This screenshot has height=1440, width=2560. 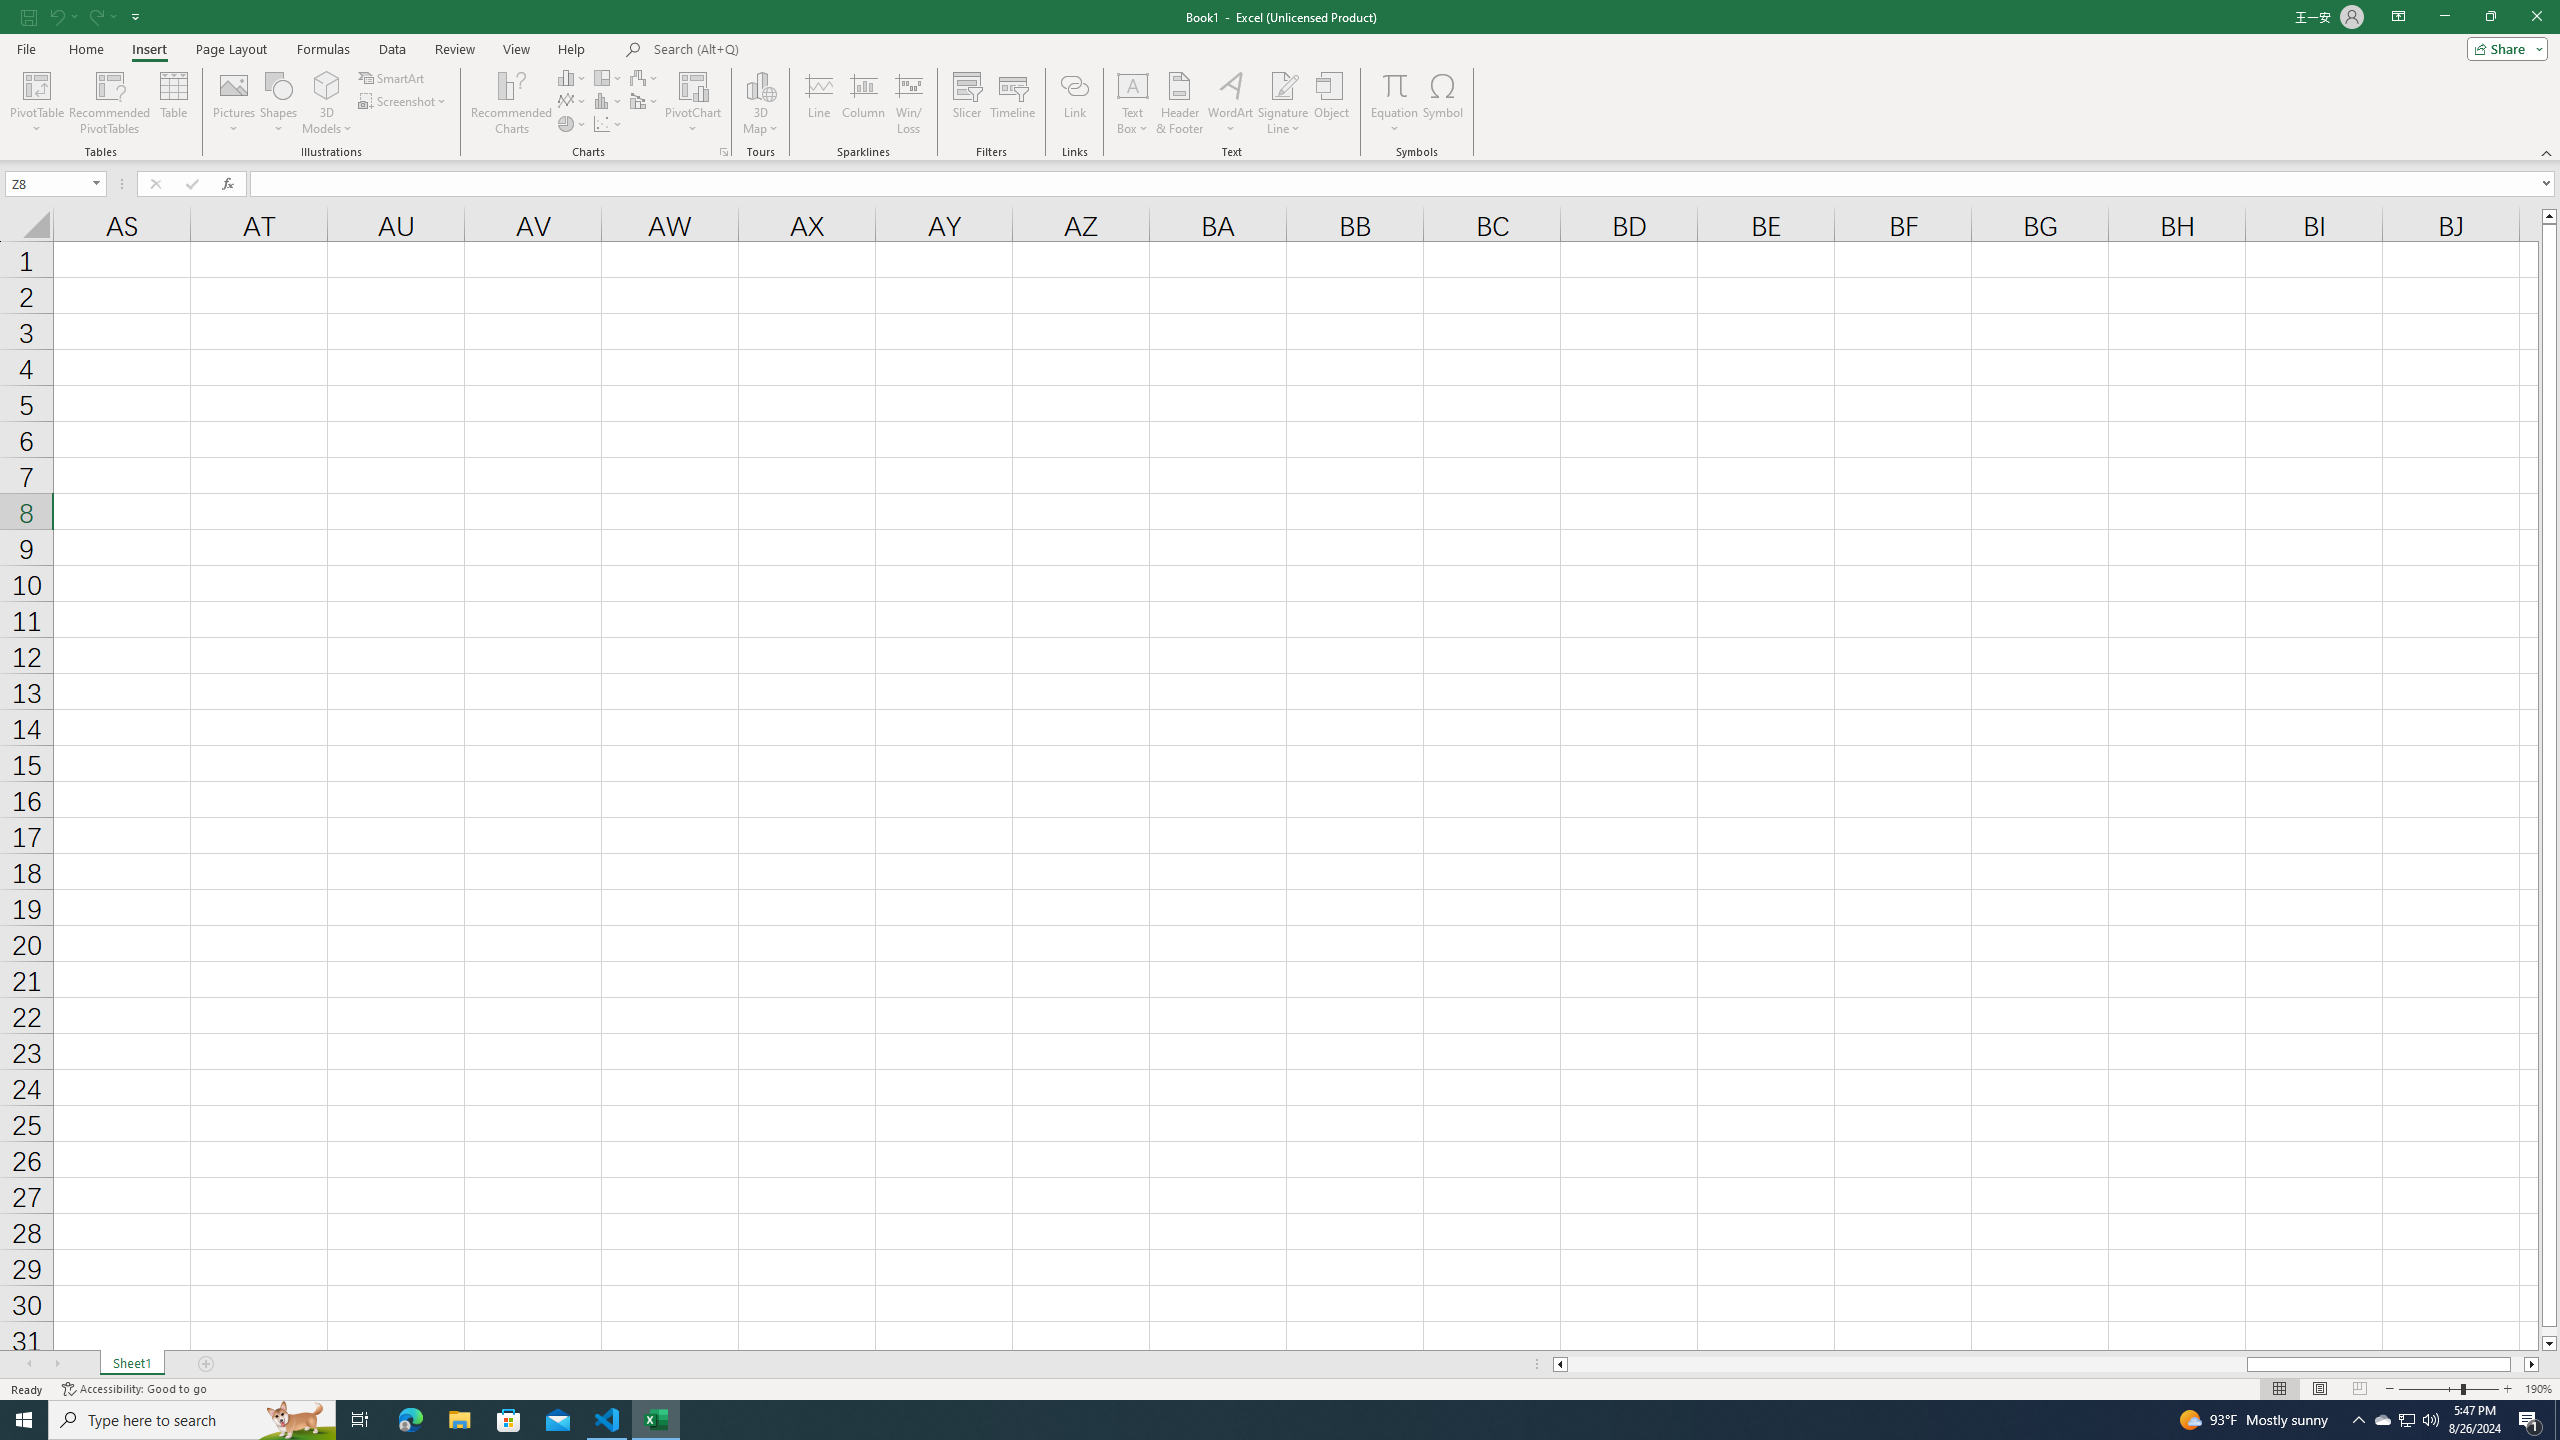 I want to click on 'Recommended PivotTables', so click(x=110, y=103).